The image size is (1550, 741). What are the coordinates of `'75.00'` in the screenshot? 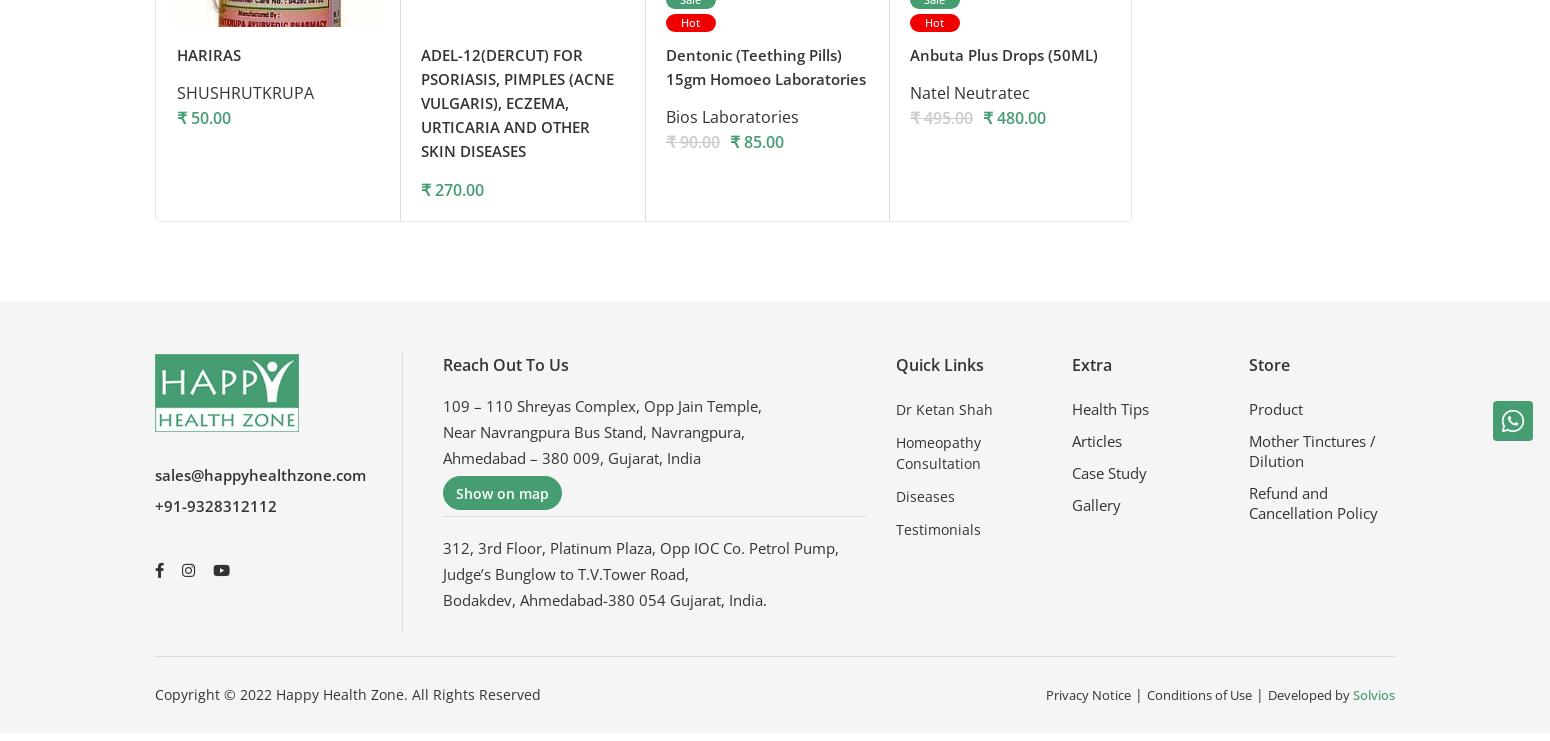 It's located at (1228, 194).